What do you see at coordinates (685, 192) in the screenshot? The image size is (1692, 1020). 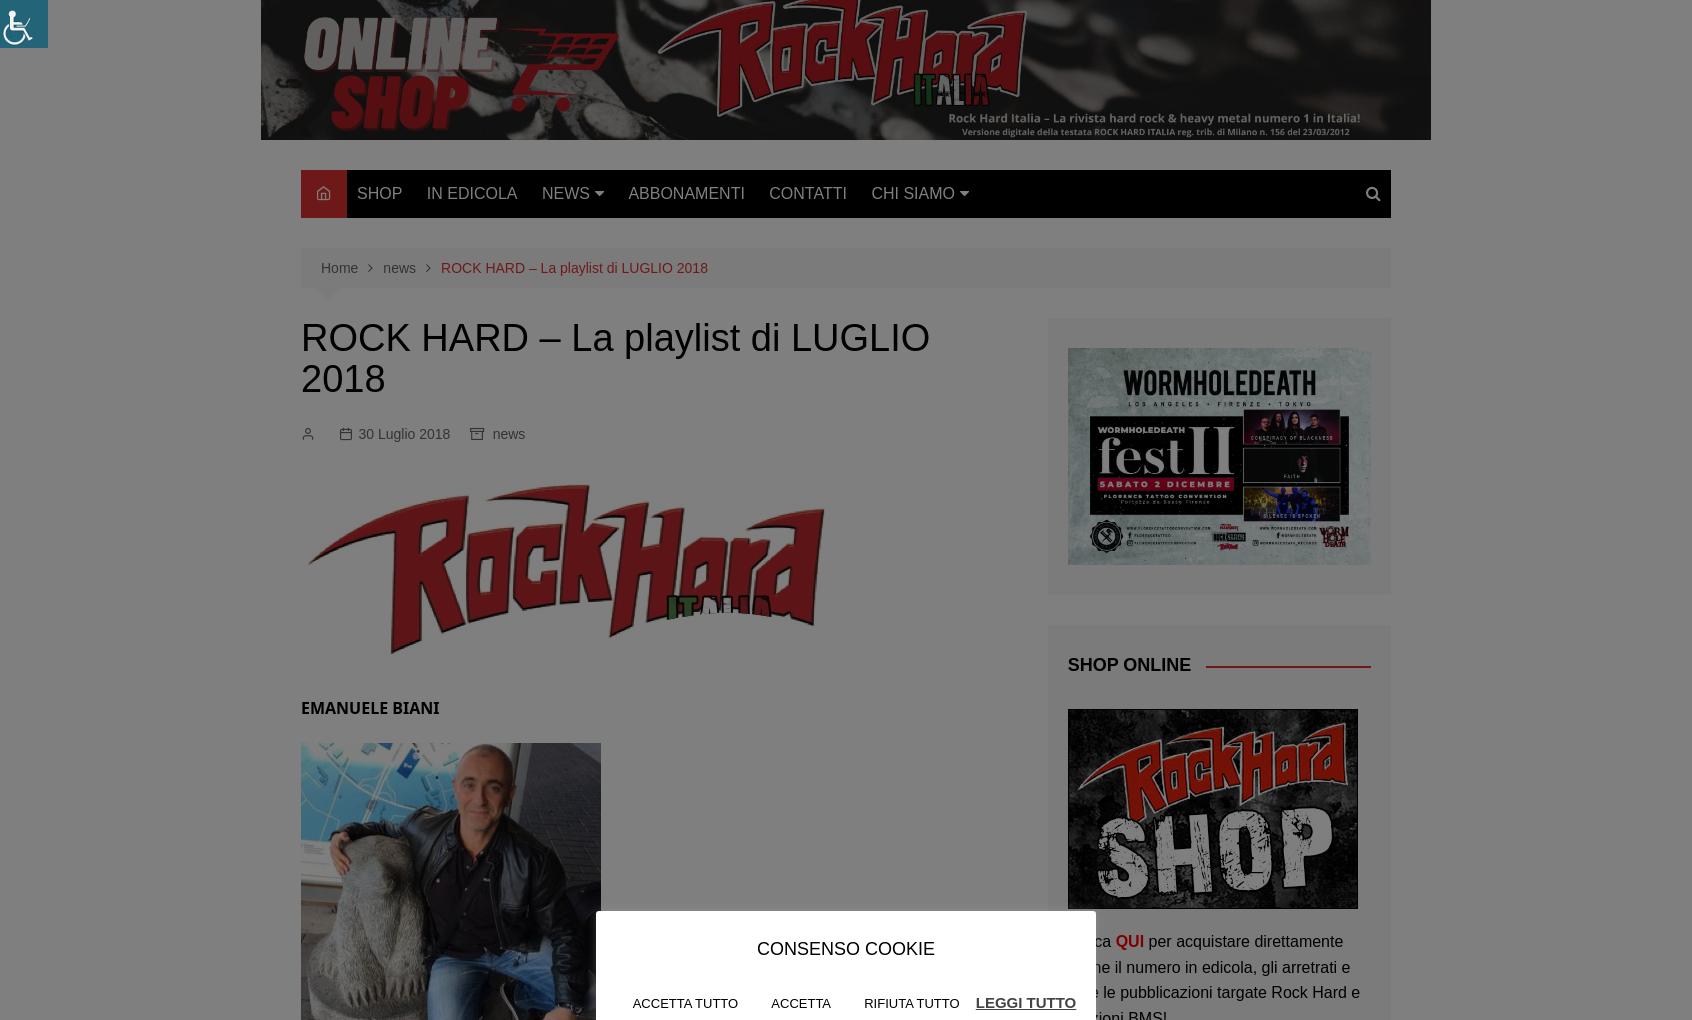 I see `'ABBONAMENTI'` at bounding box center [685, 192].